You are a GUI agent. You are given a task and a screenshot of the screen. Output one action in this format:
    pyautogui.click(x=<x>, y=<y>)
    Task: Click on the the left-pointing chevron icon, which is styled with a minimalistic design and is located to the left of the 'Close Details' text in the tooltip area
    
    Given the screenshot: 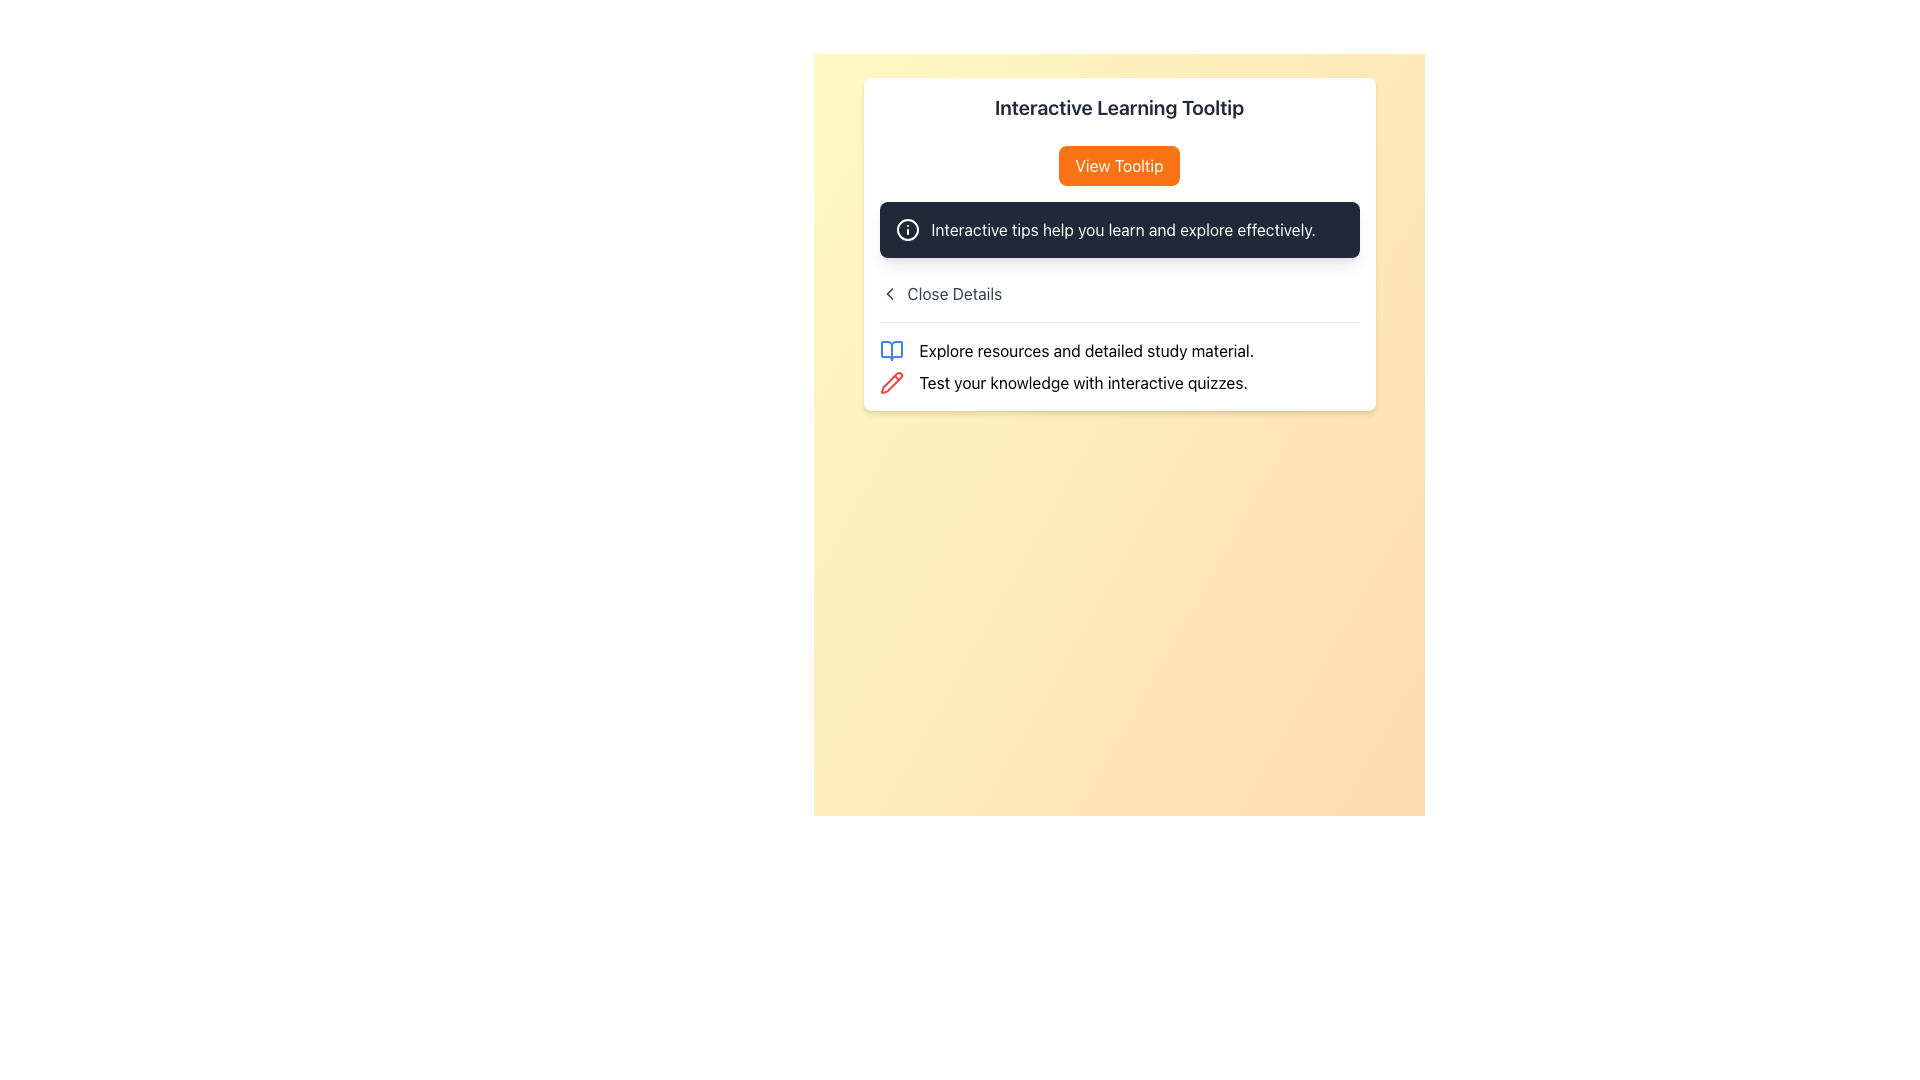 What is the action you would take?
    pyautogui.click(x=888, y=293)
    